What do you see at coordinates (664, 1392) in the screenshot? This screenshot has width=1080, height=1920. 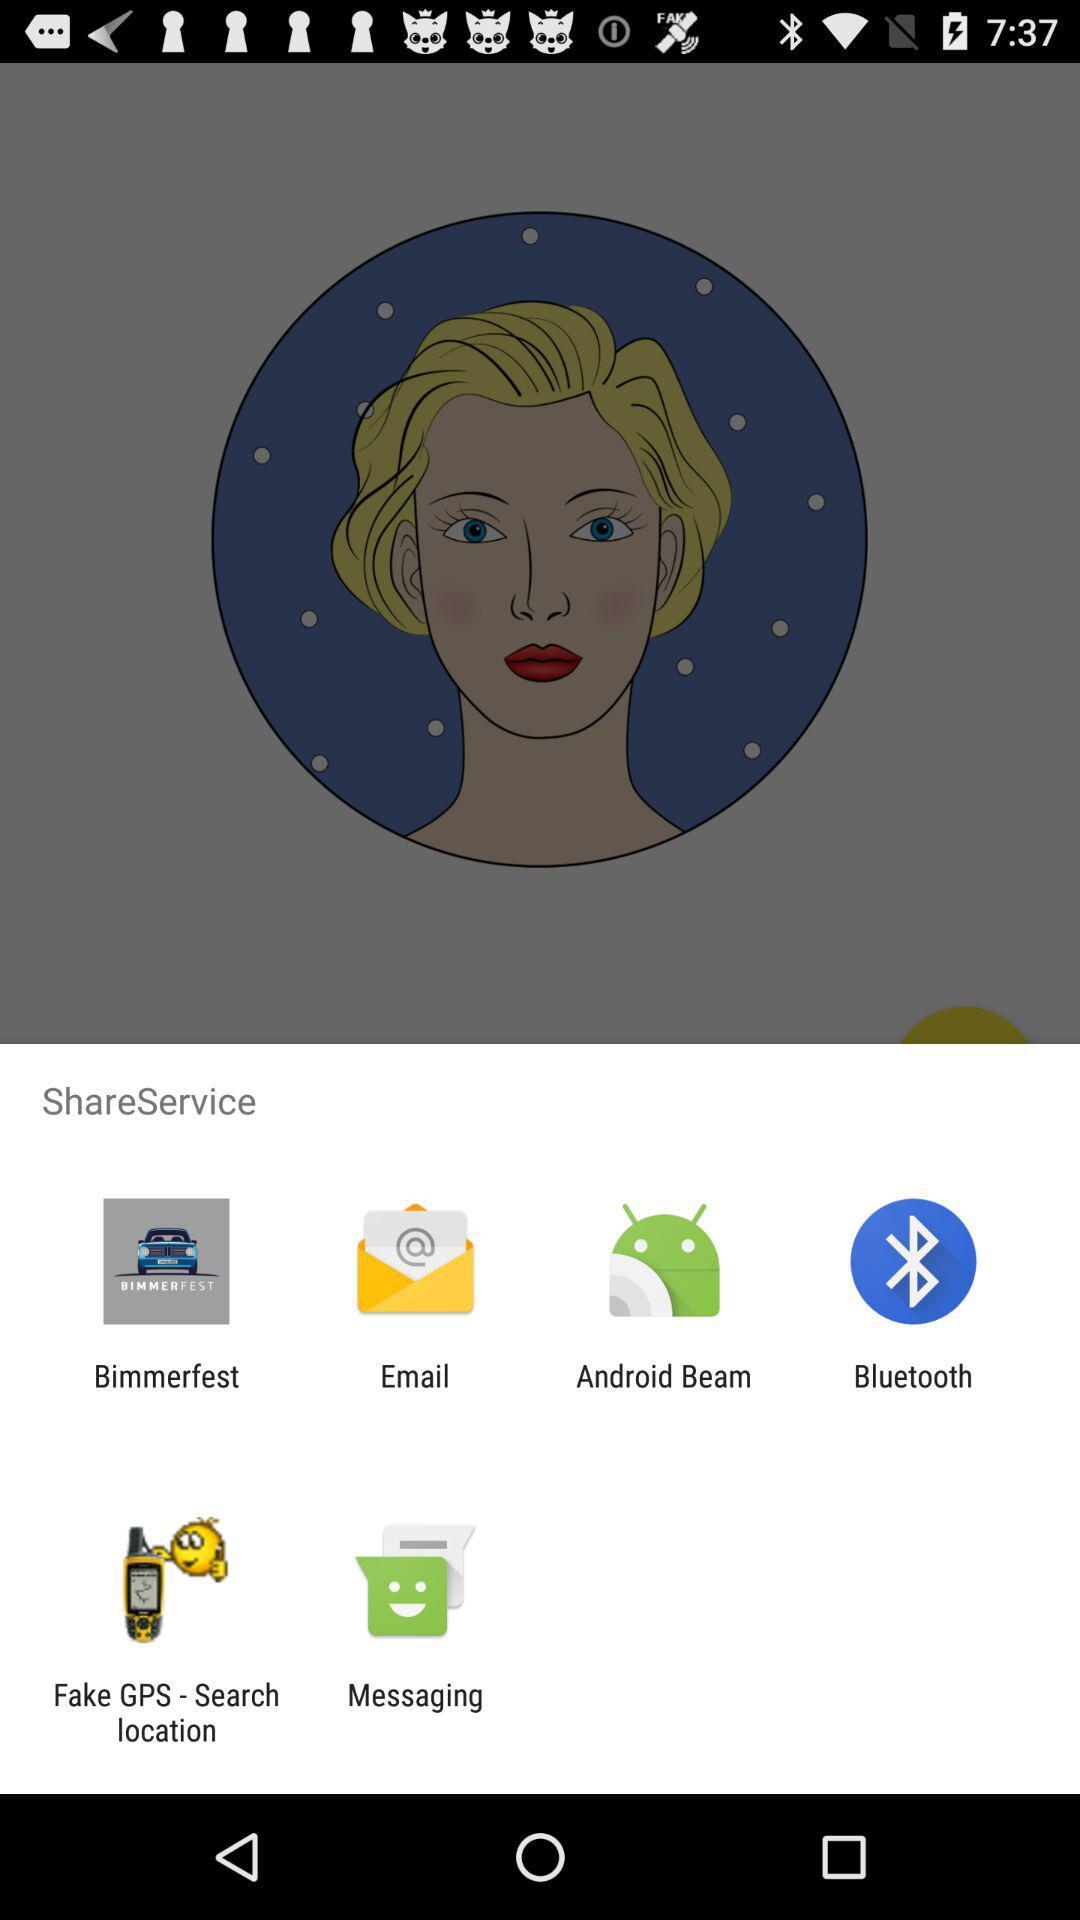 I see `the android beam` at bounding box center [664, 1392].